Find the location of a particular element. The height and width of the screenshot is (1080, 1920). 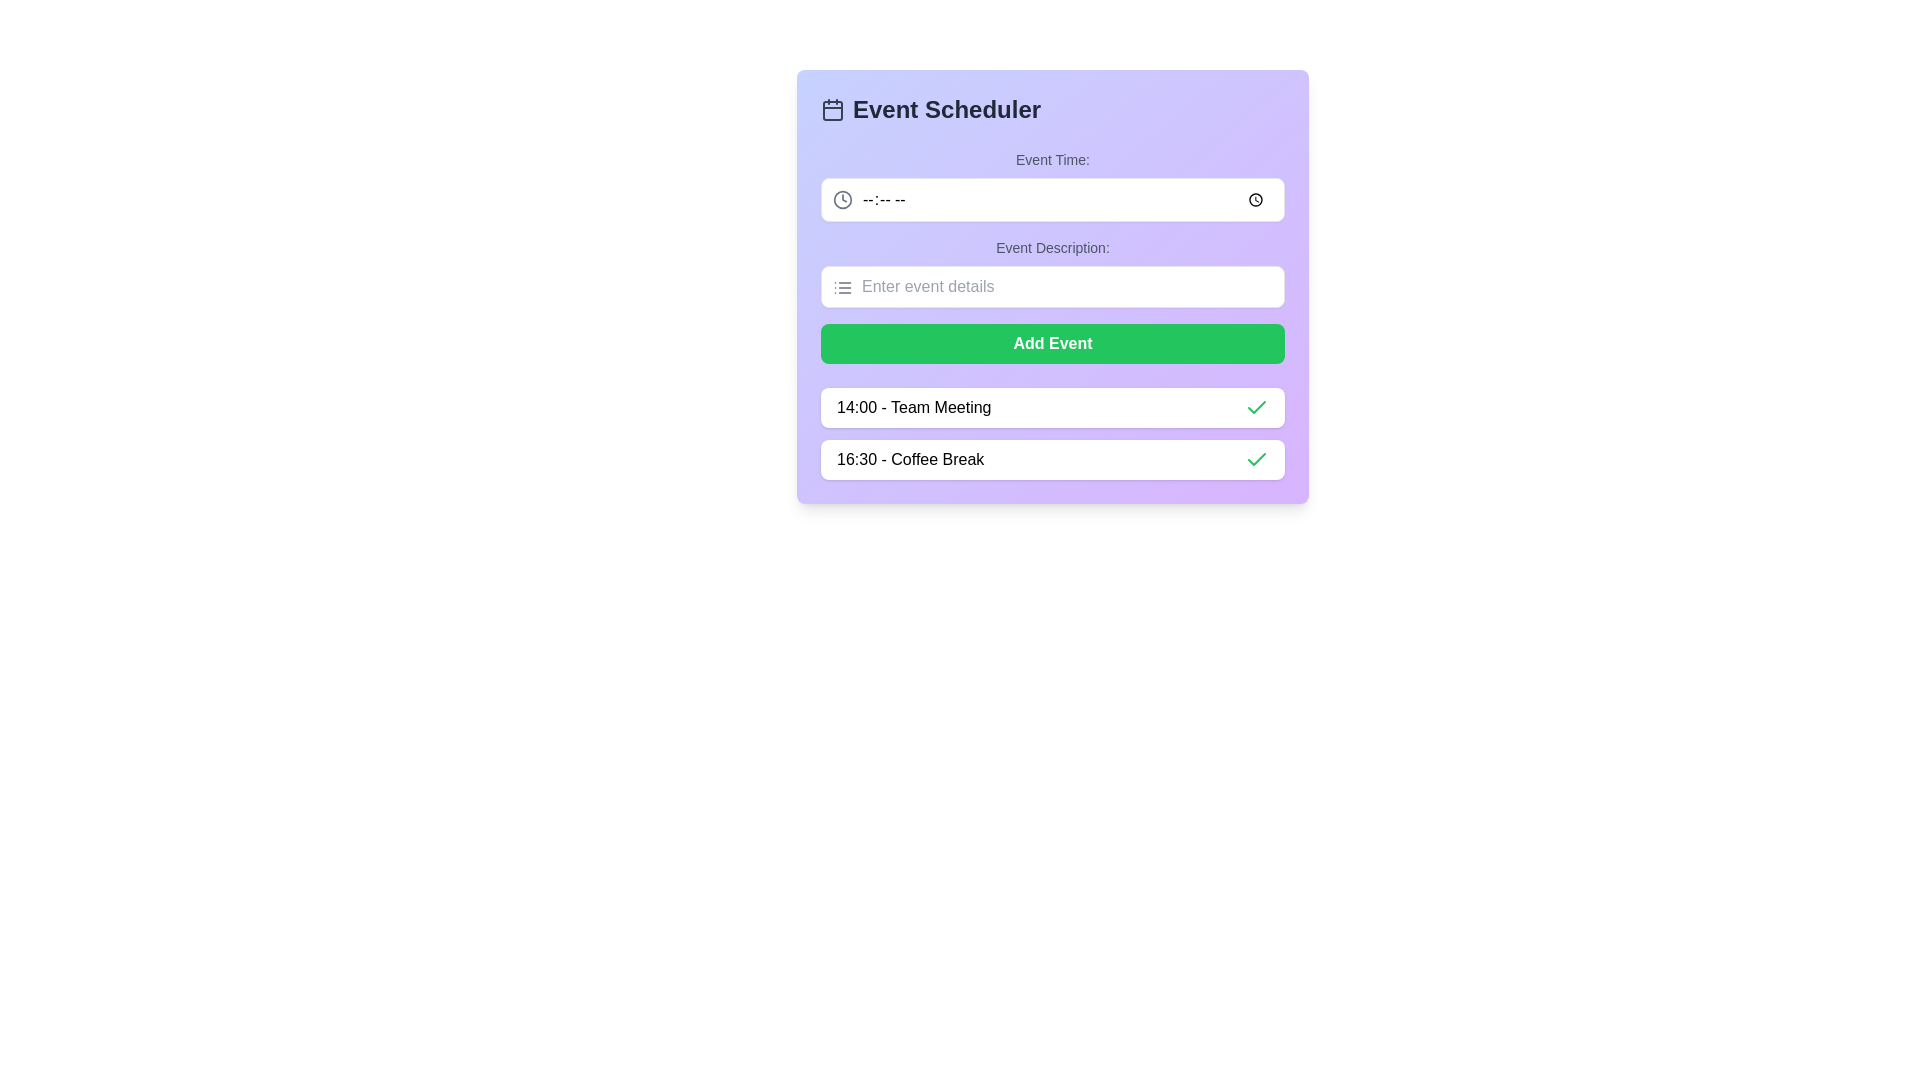

the green checkmark icon on the far right side of the '16:30 - Coffee Break' entry in the event list, which indicates a completed item is located at coordinates (1256, 459).